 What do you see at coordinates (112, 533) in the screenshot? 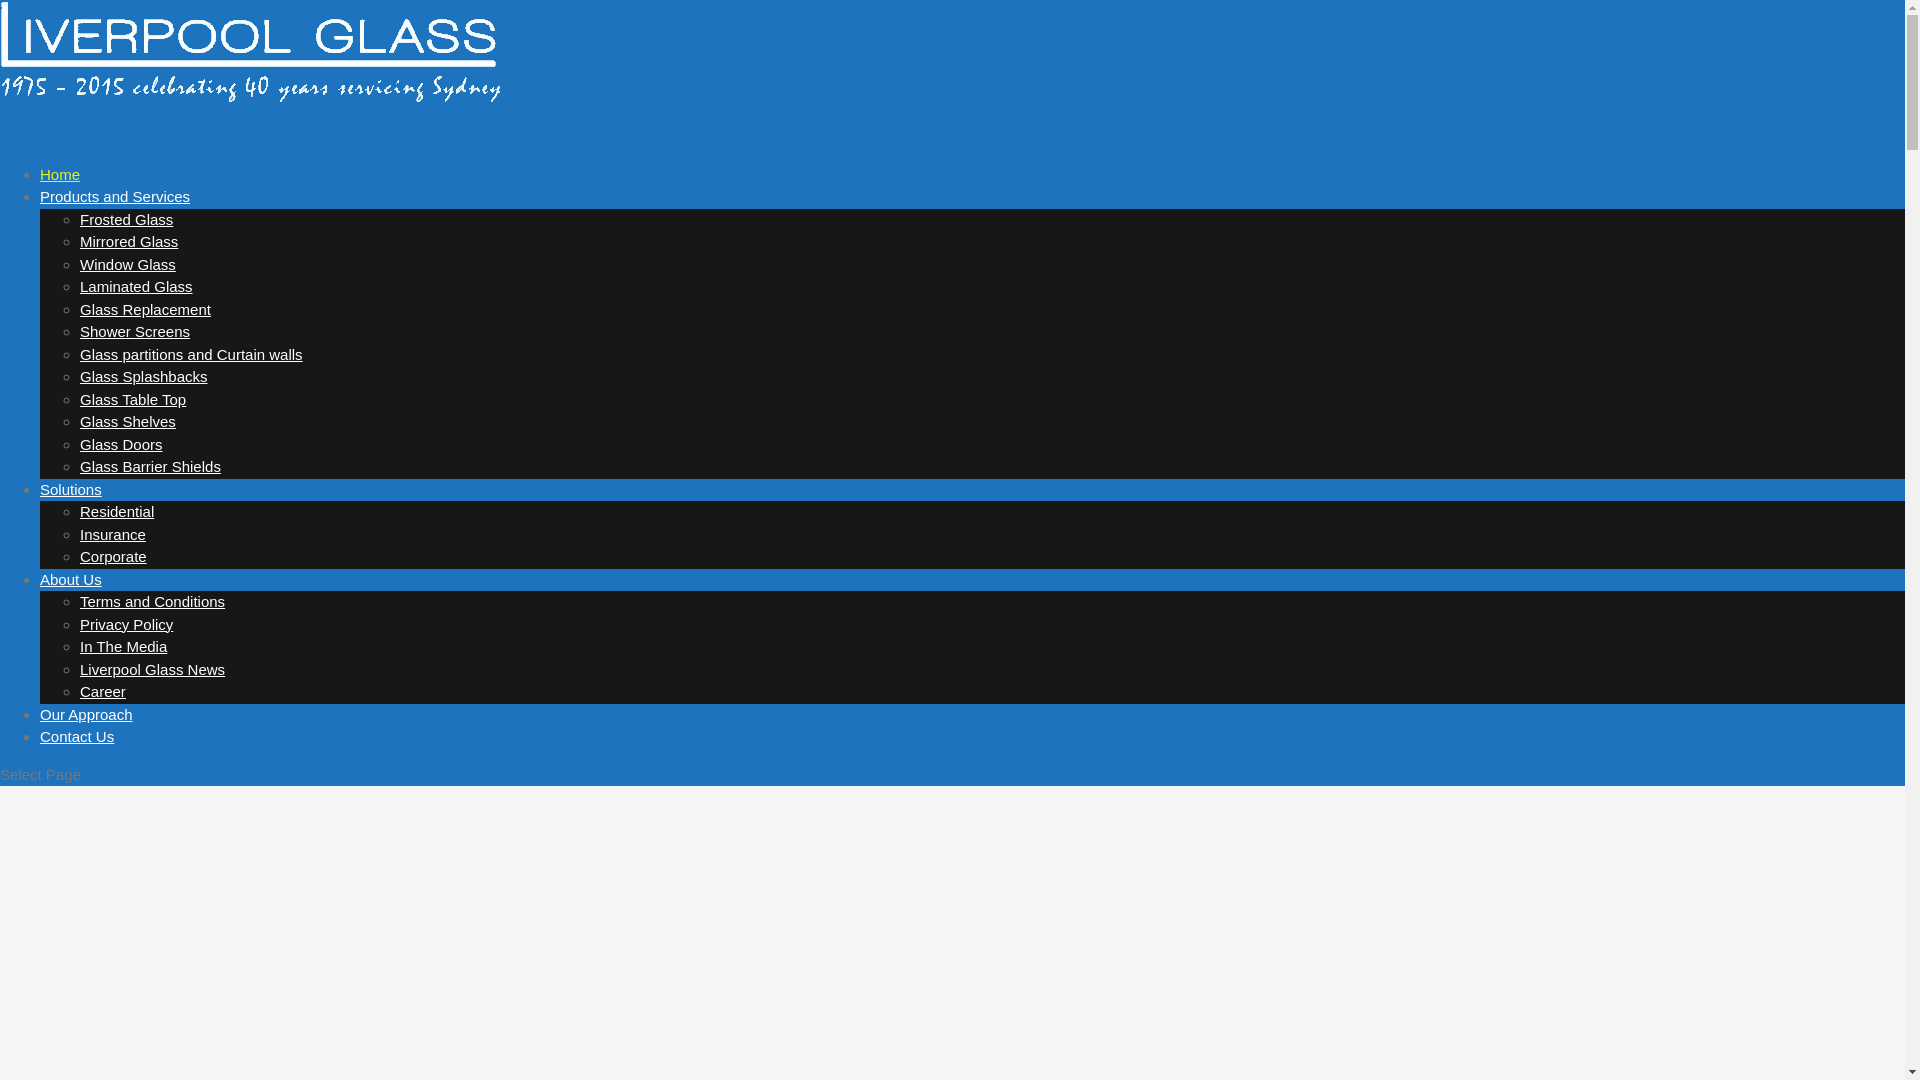
I see `'Insurance'` at bounding box center [112, 533].